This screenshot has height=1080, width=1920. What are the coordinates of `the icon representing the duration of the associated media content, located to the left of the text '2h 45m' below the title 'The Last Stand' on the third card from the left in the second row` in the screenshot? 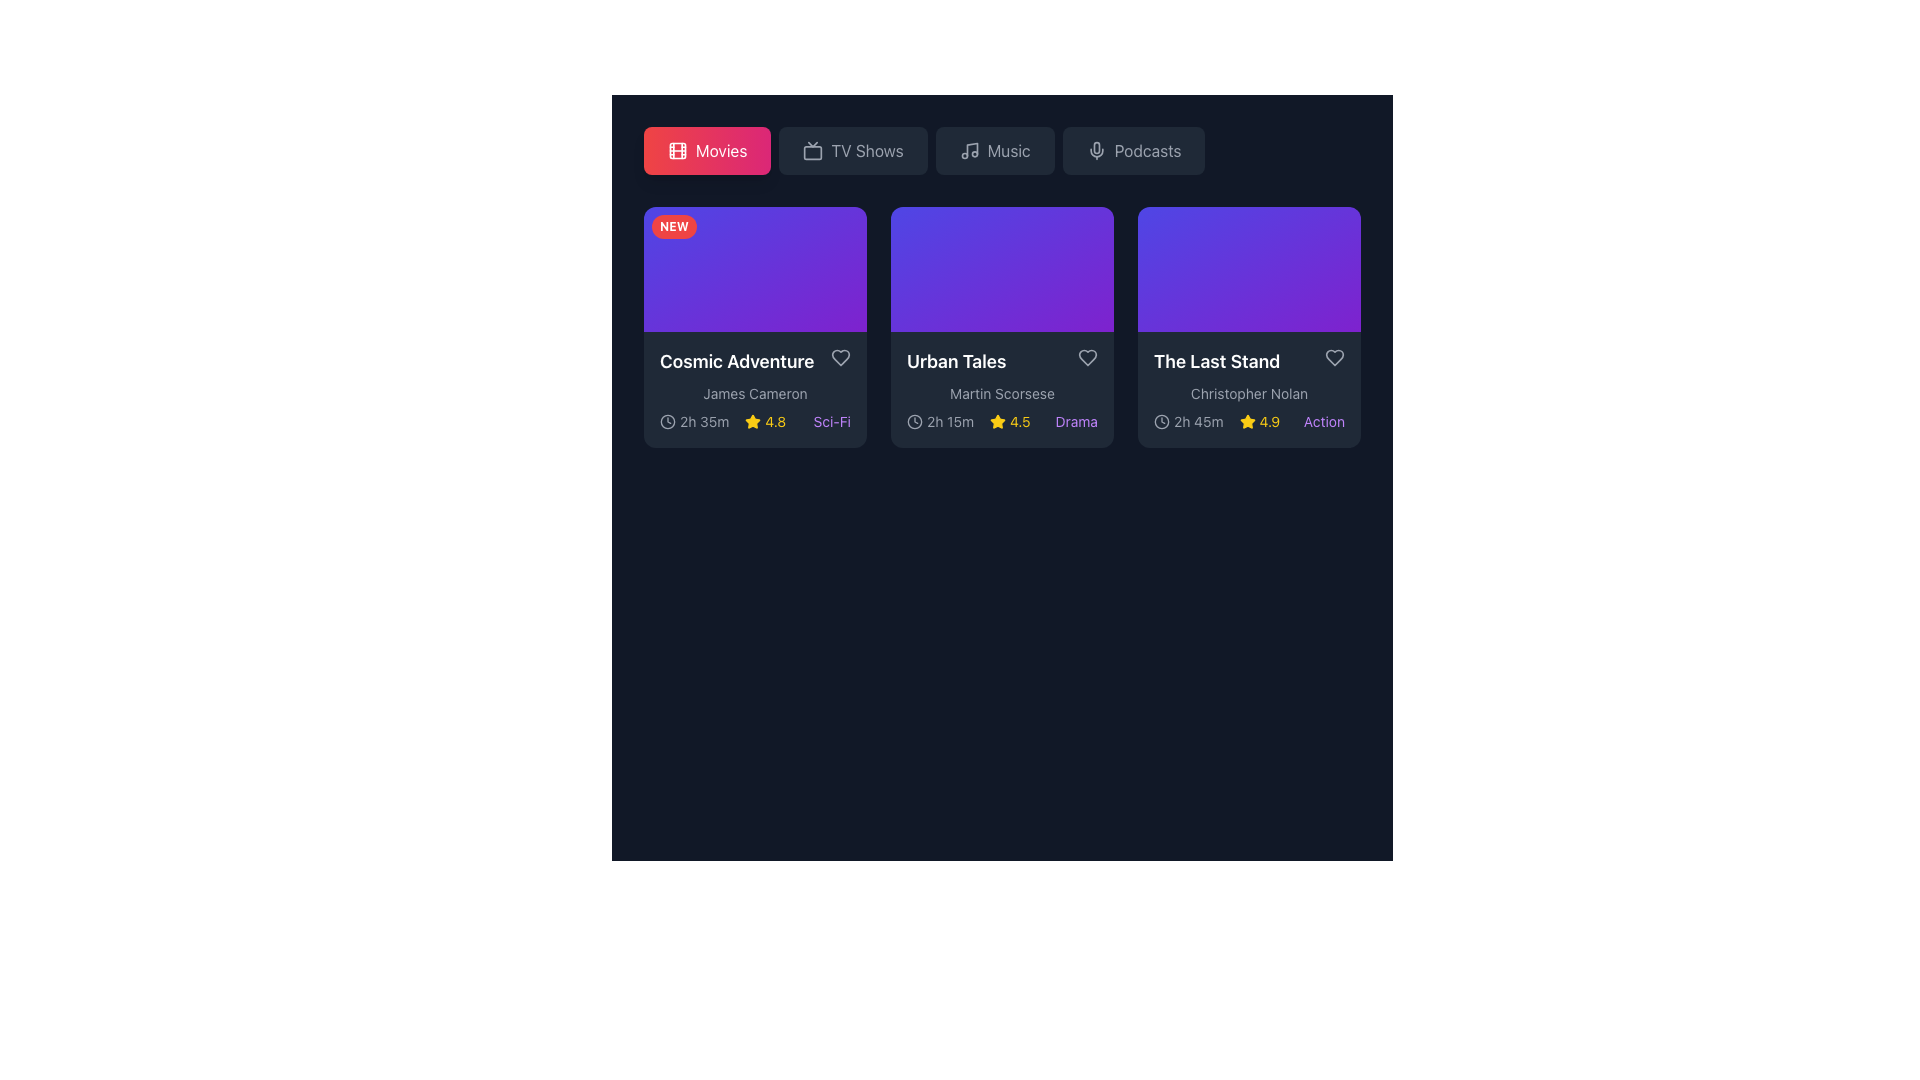 It's located at (1161, 420).